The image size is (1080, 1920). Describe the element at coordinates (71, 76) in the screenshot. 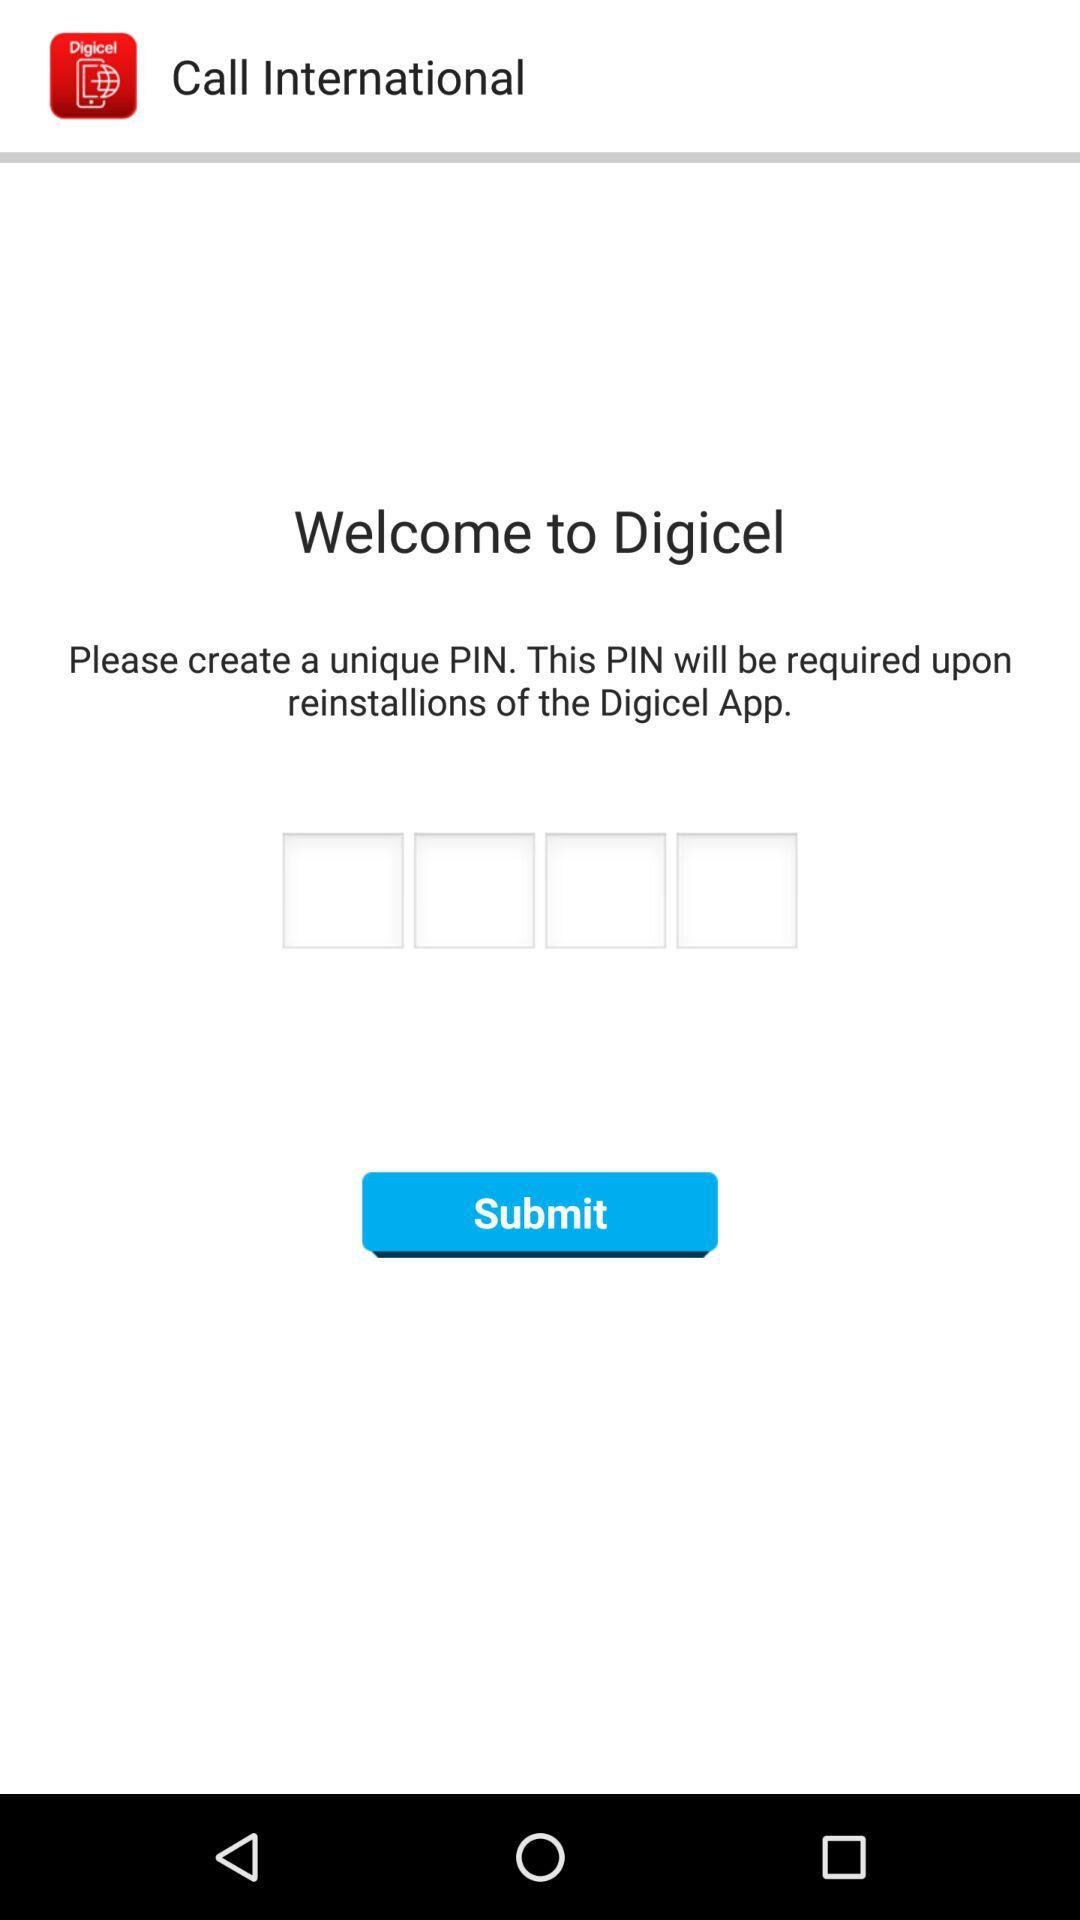

I see `icon to the left of the call international item` at that location.